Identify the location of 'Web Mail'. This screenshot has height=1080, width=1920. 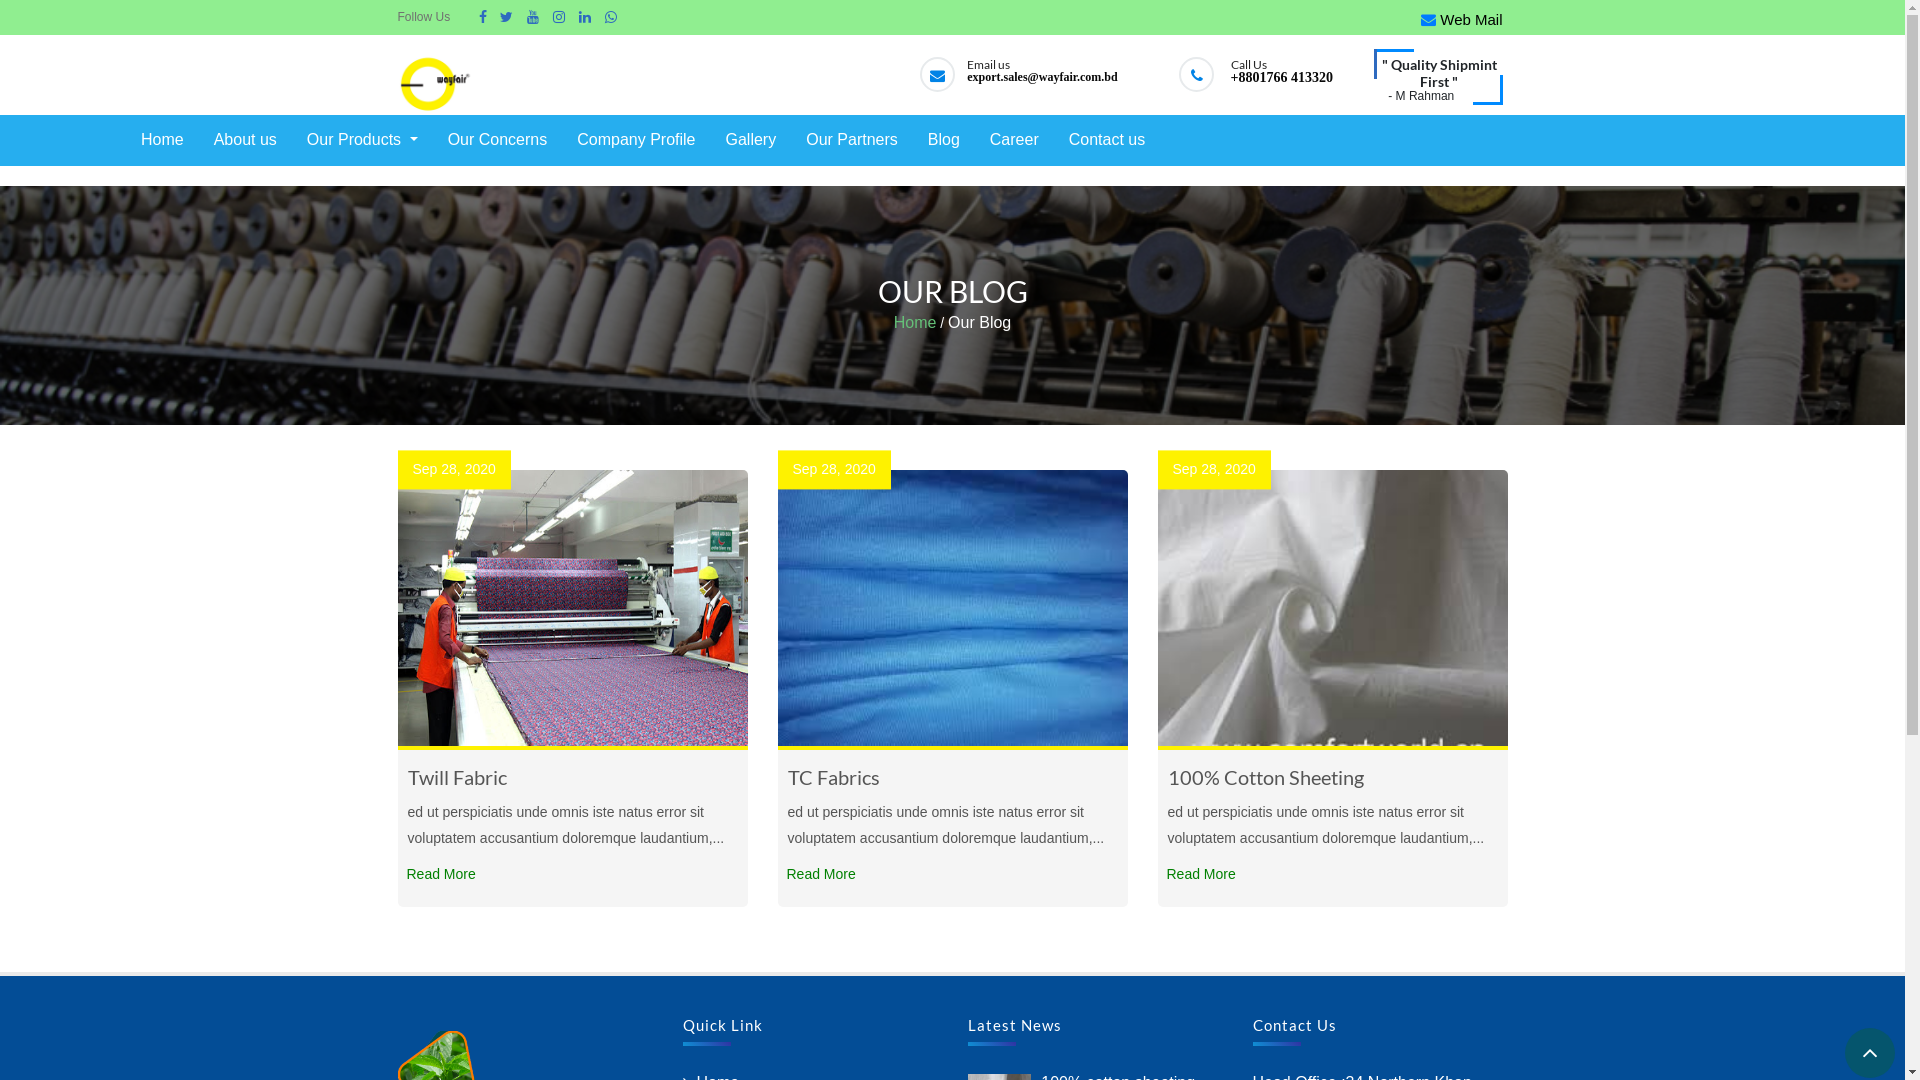
(1461, 19).